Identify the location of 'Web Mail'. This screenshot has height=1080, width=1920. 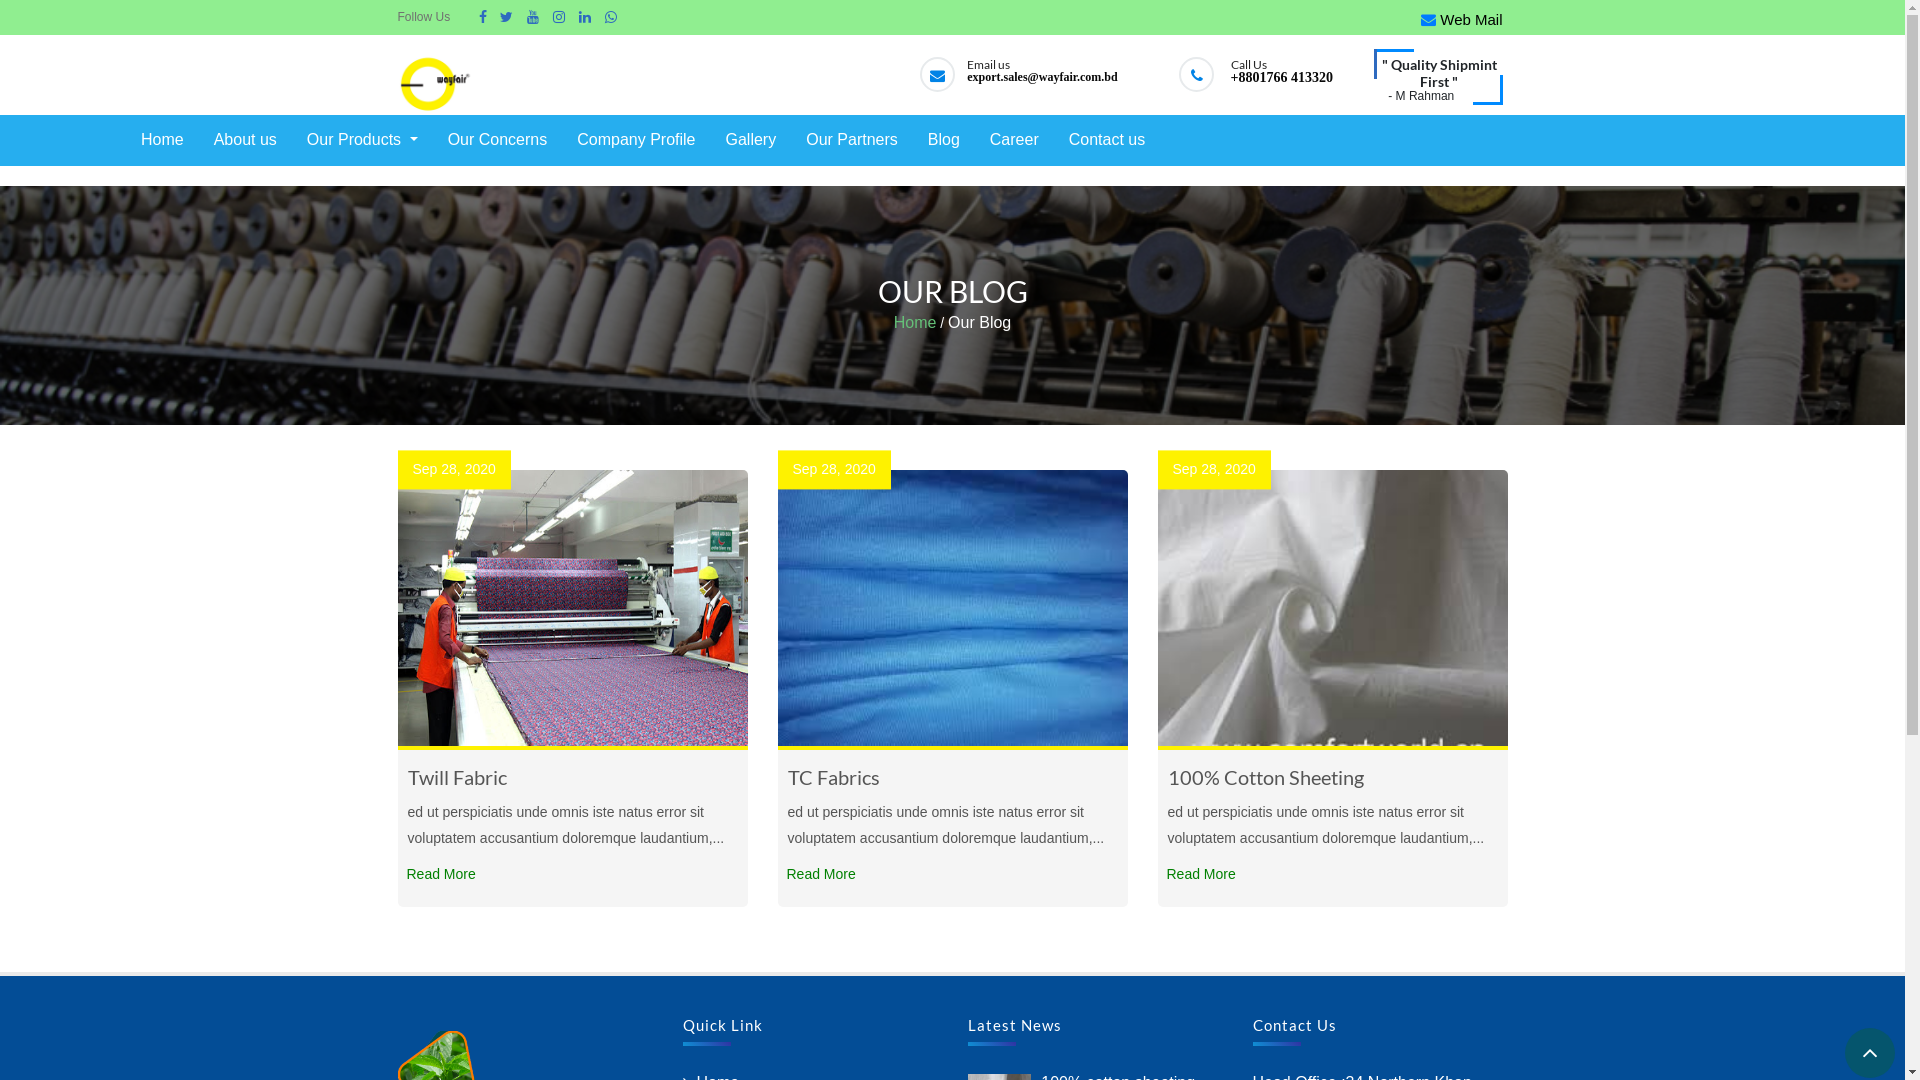
(1461, 19).